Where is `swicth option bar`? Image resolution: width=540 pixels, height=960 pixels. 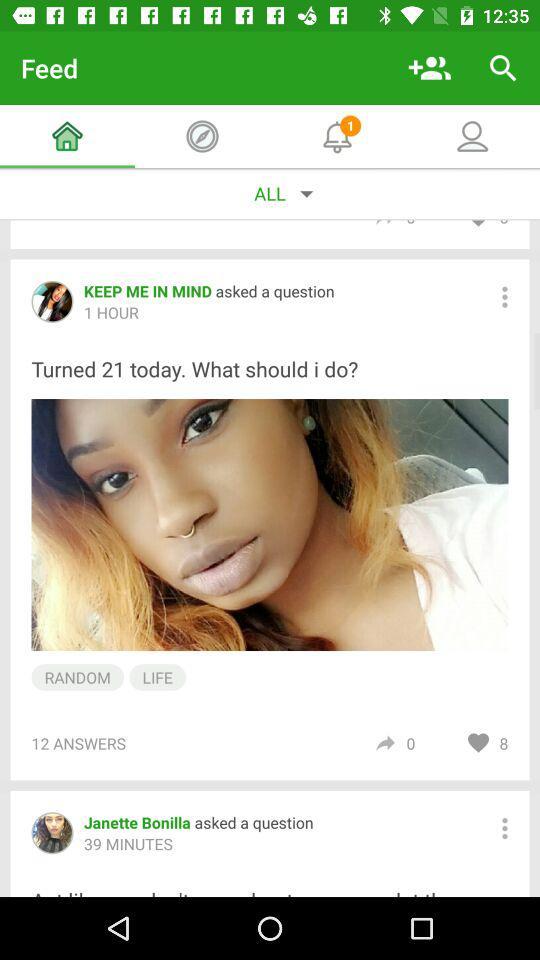 swicth option bar is located at coordinates (503, 296).